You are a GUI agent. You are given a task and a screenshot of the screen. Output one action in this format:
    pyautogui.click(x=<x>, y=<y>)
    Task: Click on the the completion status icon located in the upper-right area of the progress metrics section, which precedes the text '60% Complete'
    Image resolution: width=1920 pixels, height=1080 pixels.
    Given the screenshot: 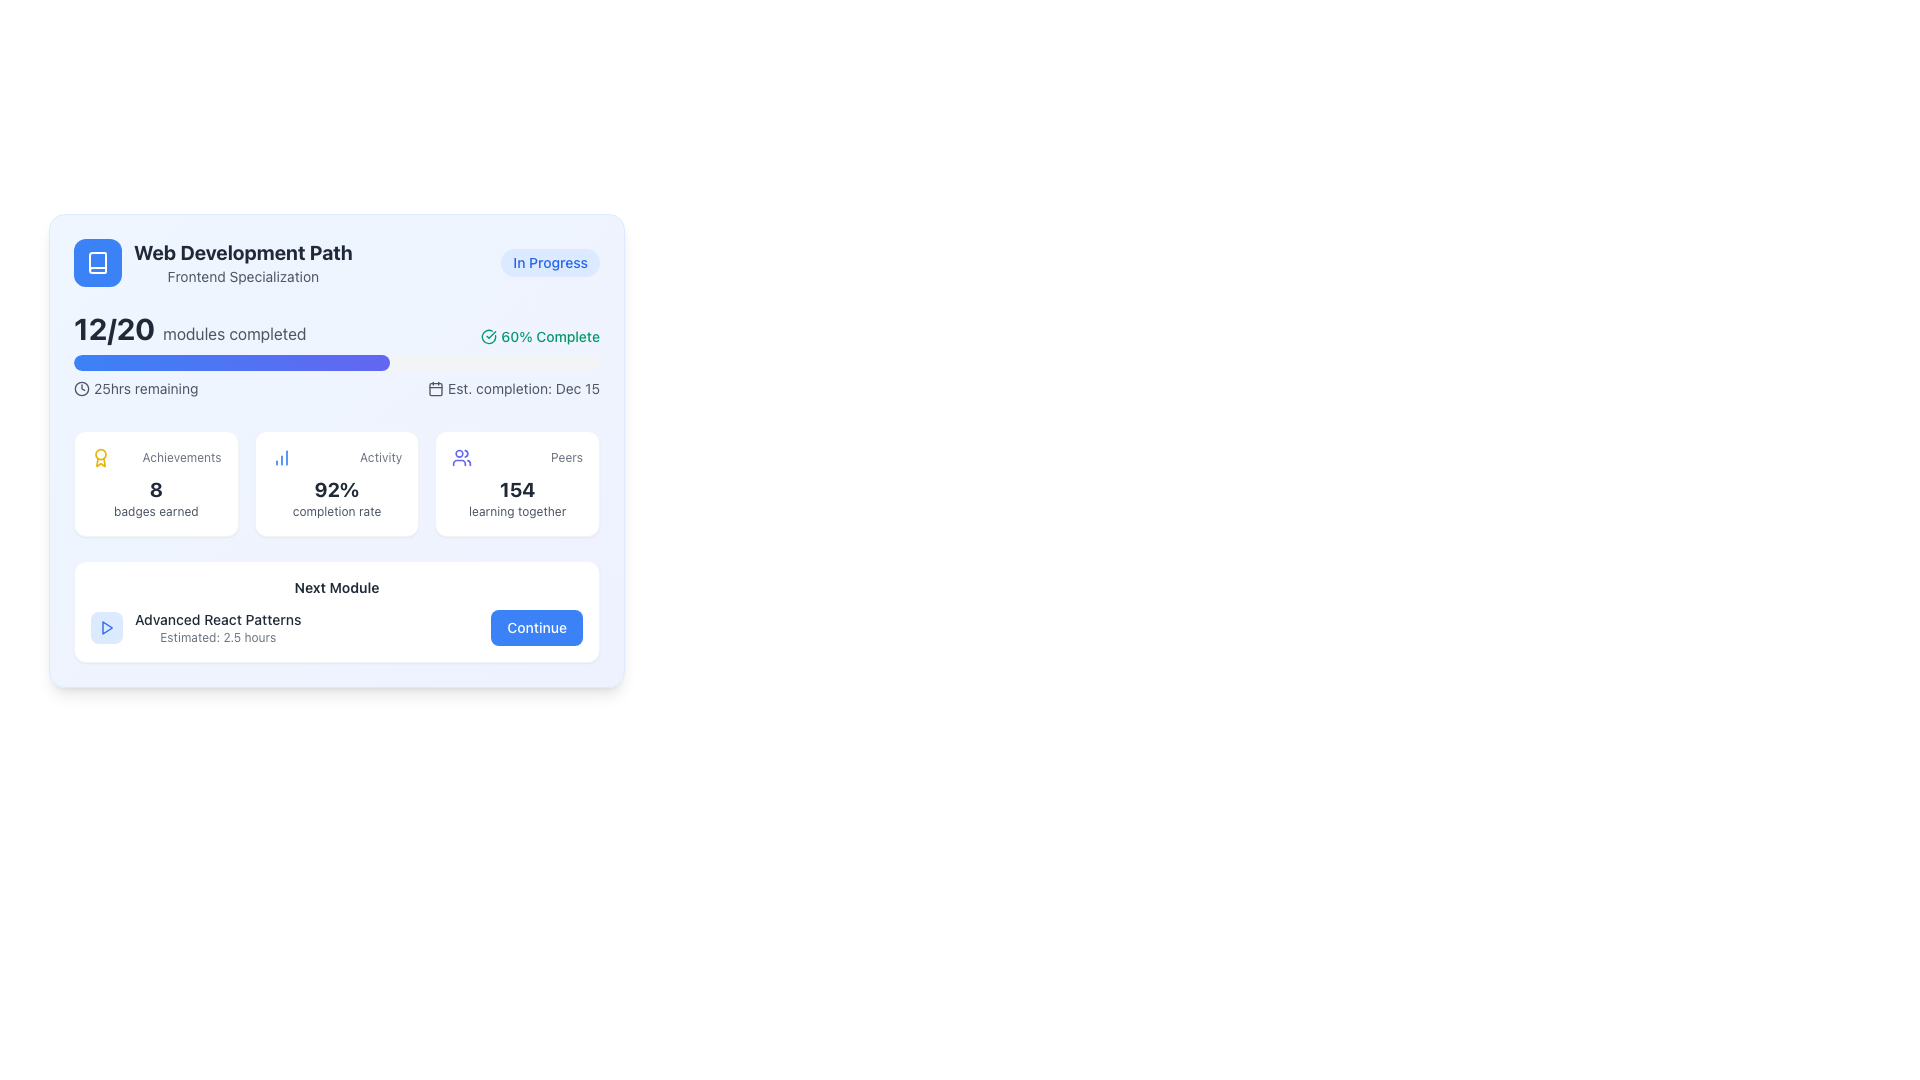 What is the action you would take?
    pyautogui.click(x=489, y=335)
    